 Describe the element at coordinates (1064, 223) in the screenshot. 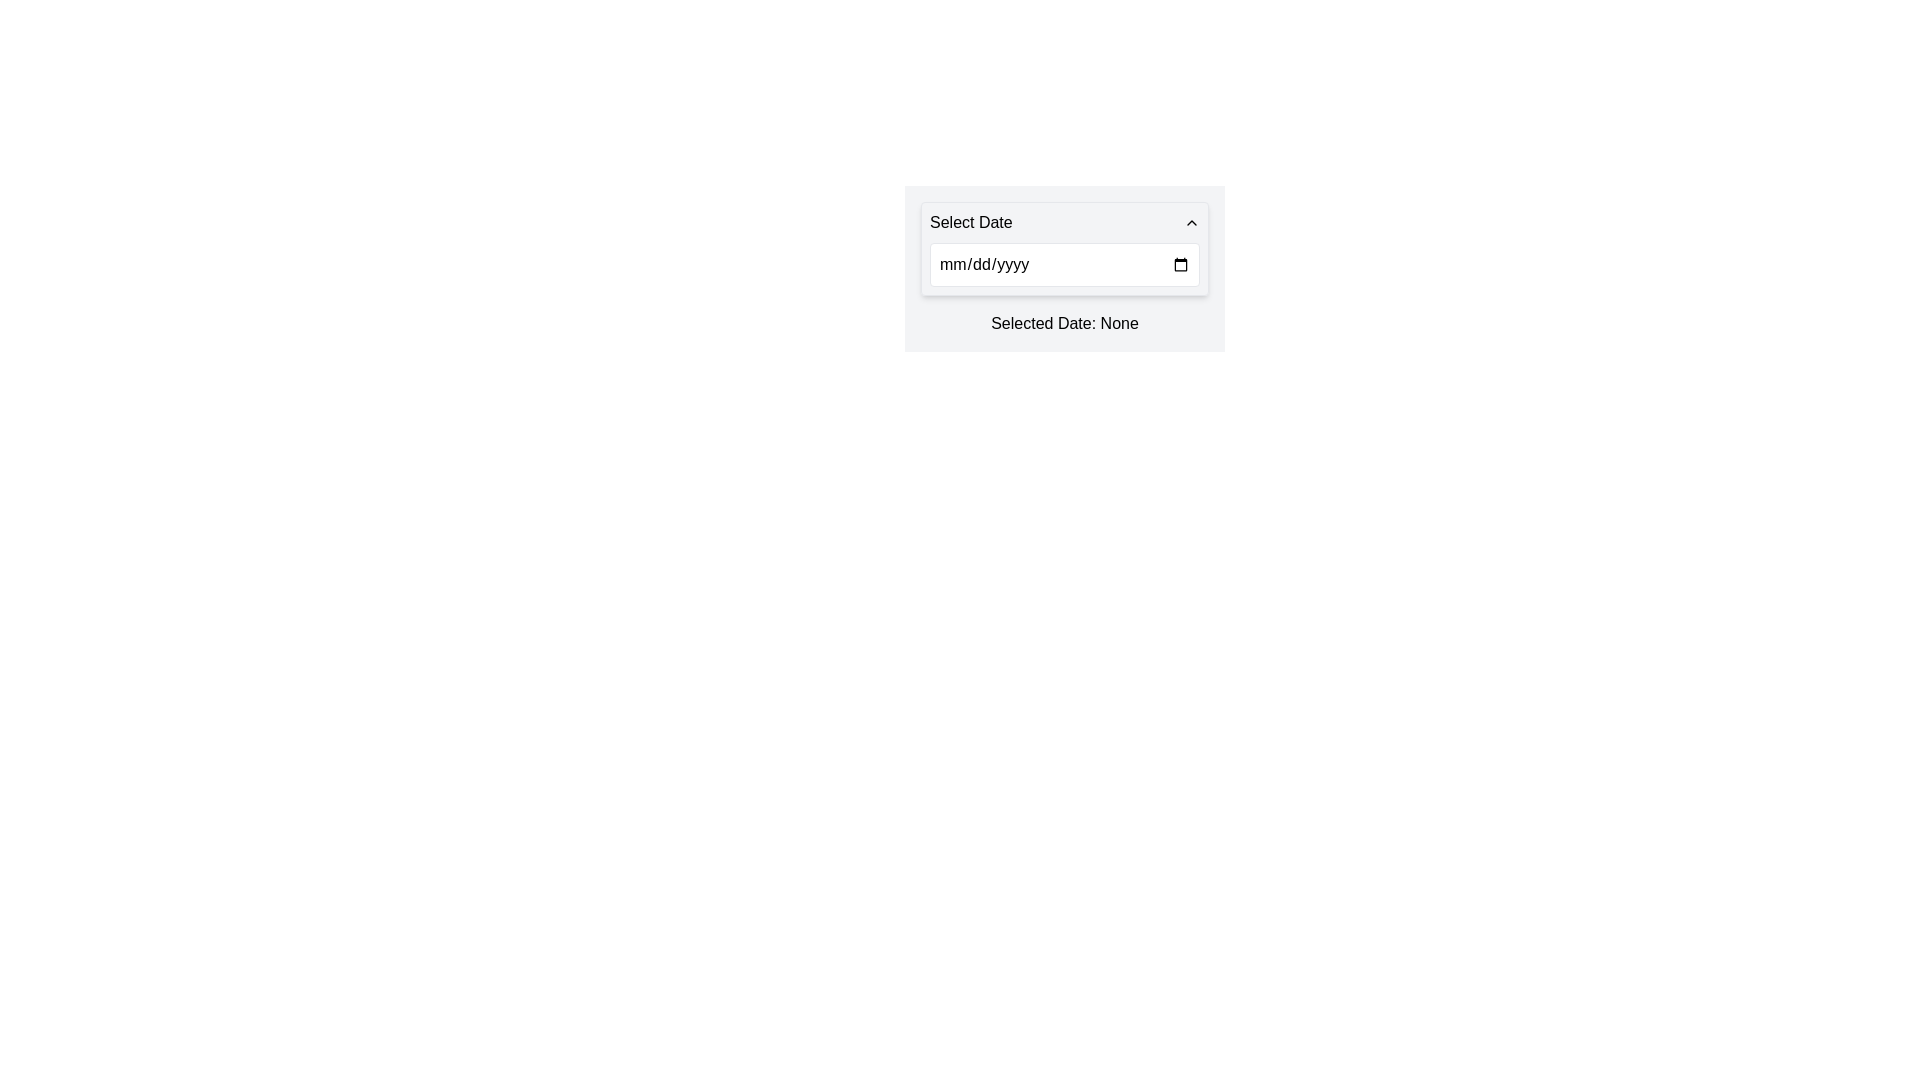

I see `the interactive label with the text 'Select Date' and an upward-pointing triangle icon for interaction` at that location.